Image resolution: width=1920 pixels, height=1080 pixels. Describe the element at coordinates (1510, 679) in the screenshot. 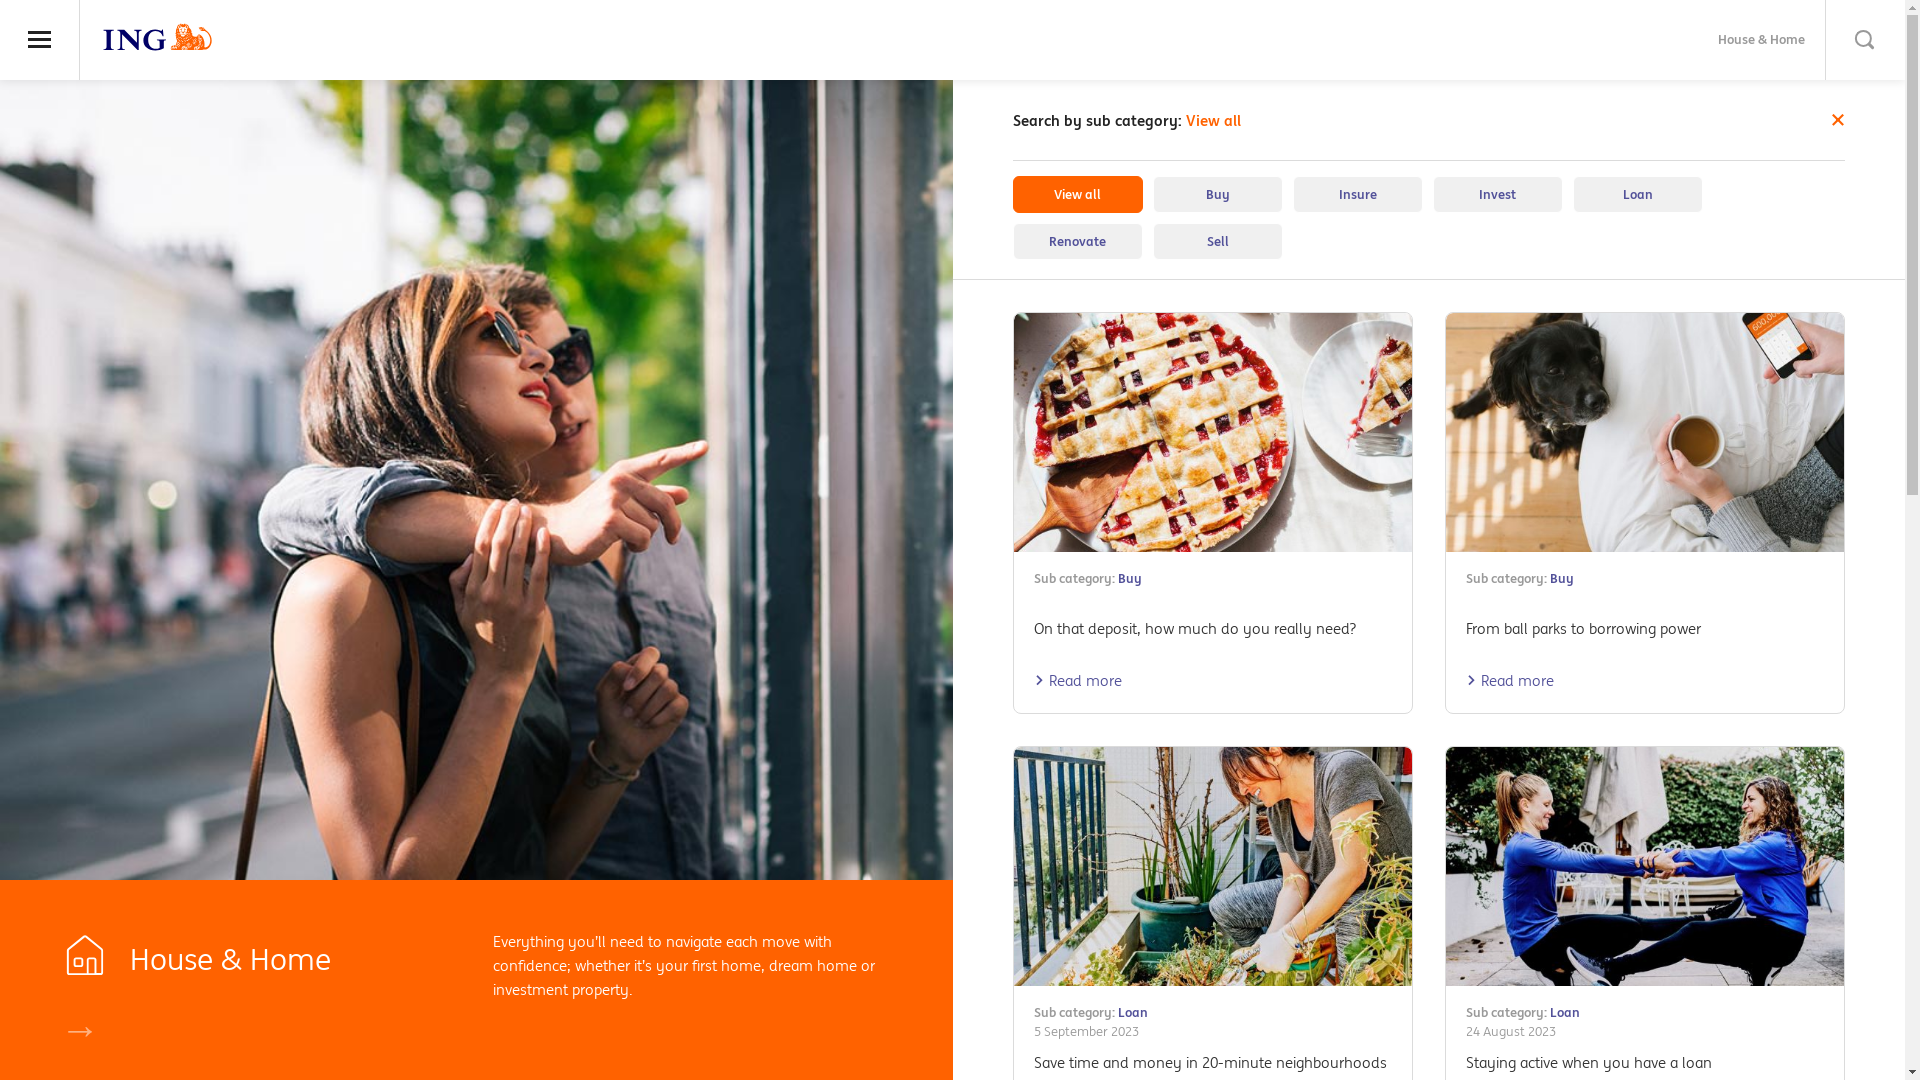

I see `'Read more'` at that location.